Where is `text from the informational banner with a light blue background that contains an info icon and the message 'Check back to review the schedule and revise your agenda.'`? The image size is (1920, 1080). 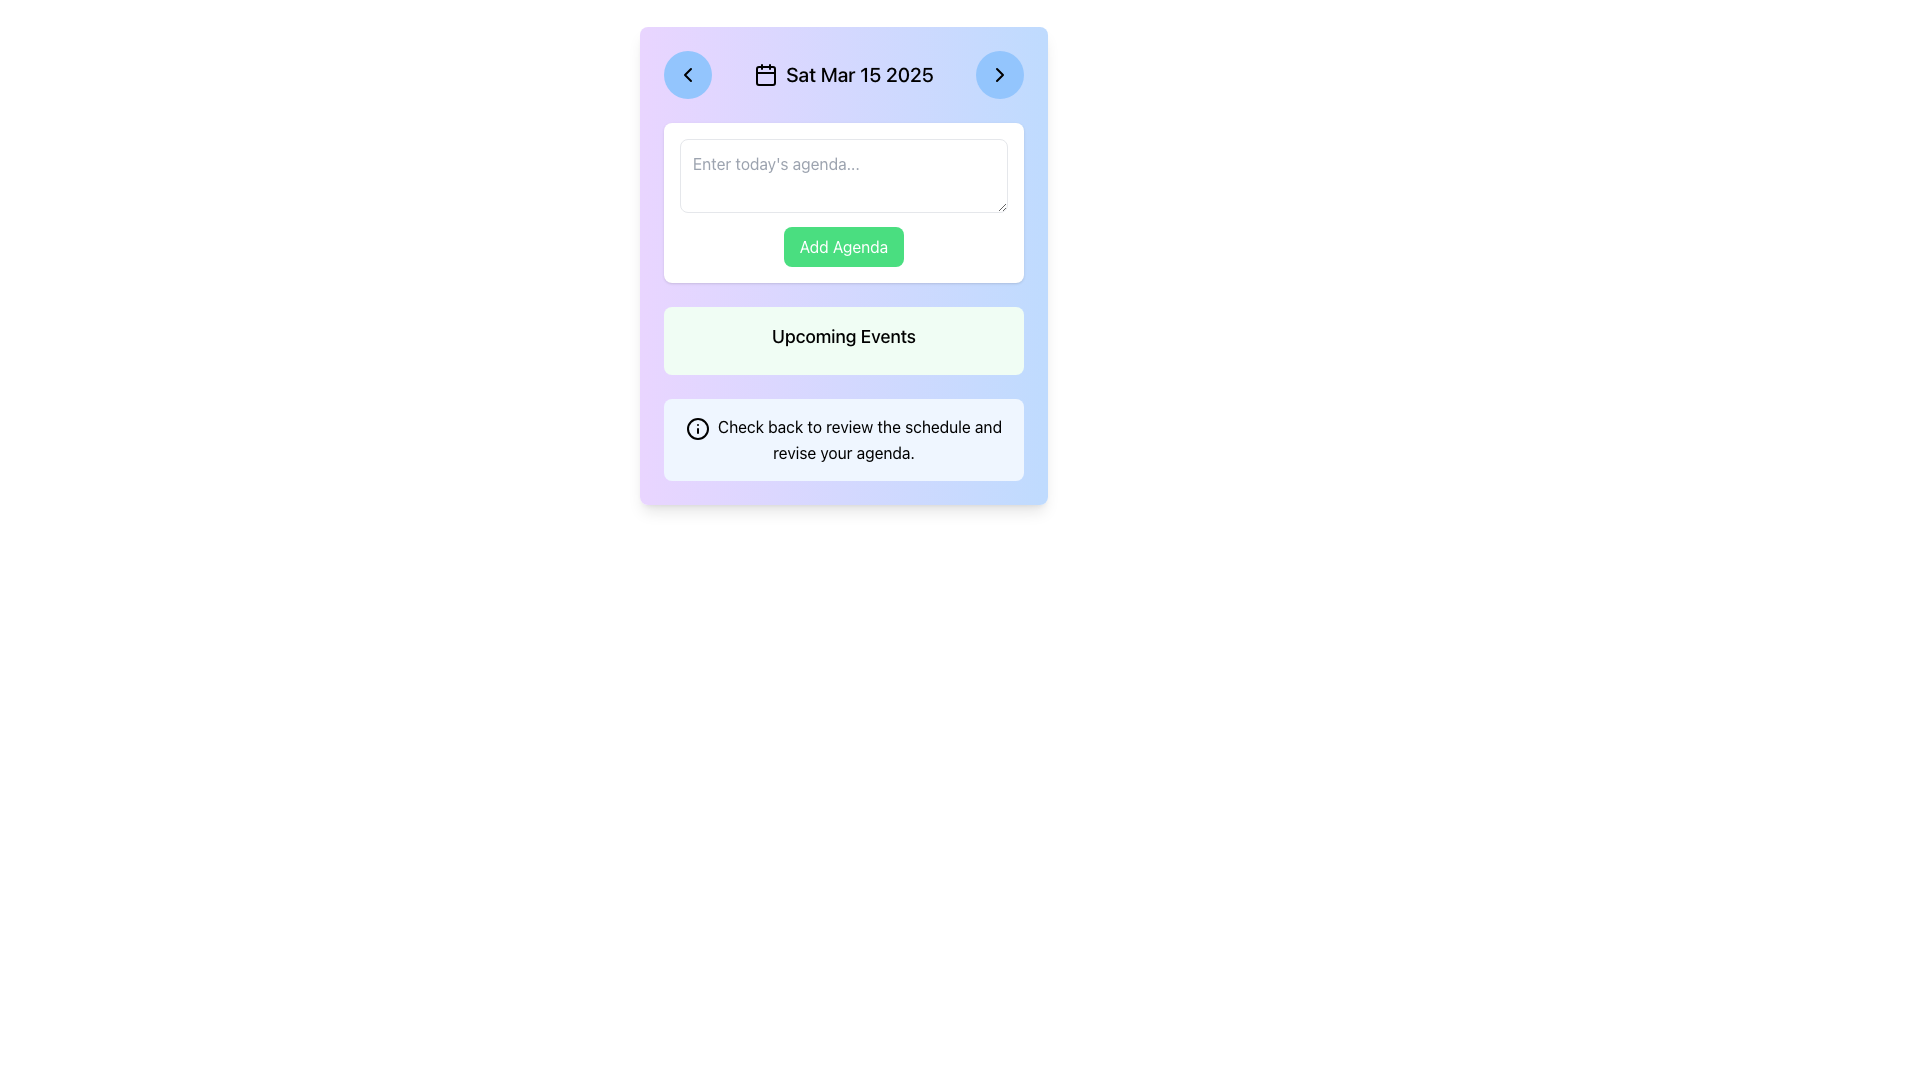 text from the informational banner with a light blue background that contains an info icon and the message 'Check back to review the schedule and revise your agenda.' is located at coordinates (844, 438).